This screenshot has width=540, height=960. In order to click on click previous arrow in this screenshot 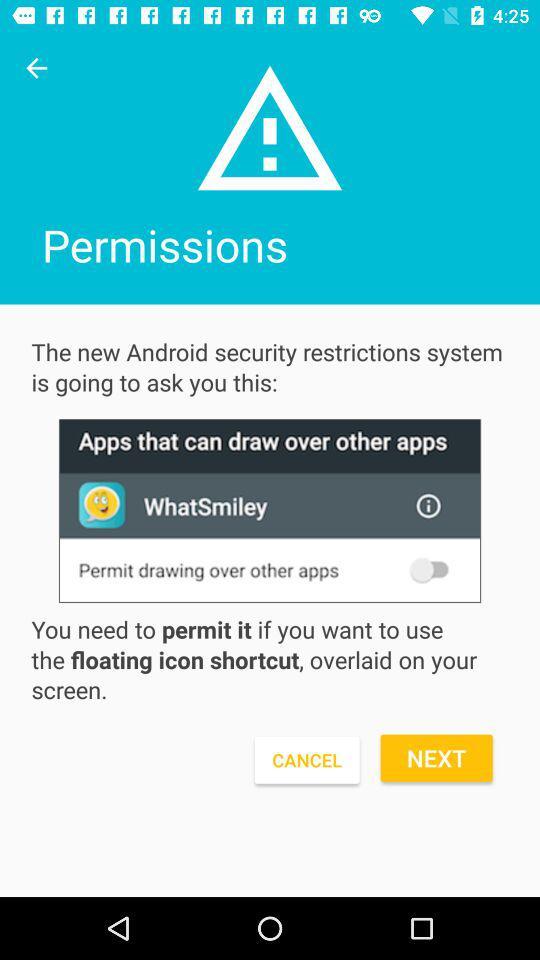, I will do `click(36, 68)`.